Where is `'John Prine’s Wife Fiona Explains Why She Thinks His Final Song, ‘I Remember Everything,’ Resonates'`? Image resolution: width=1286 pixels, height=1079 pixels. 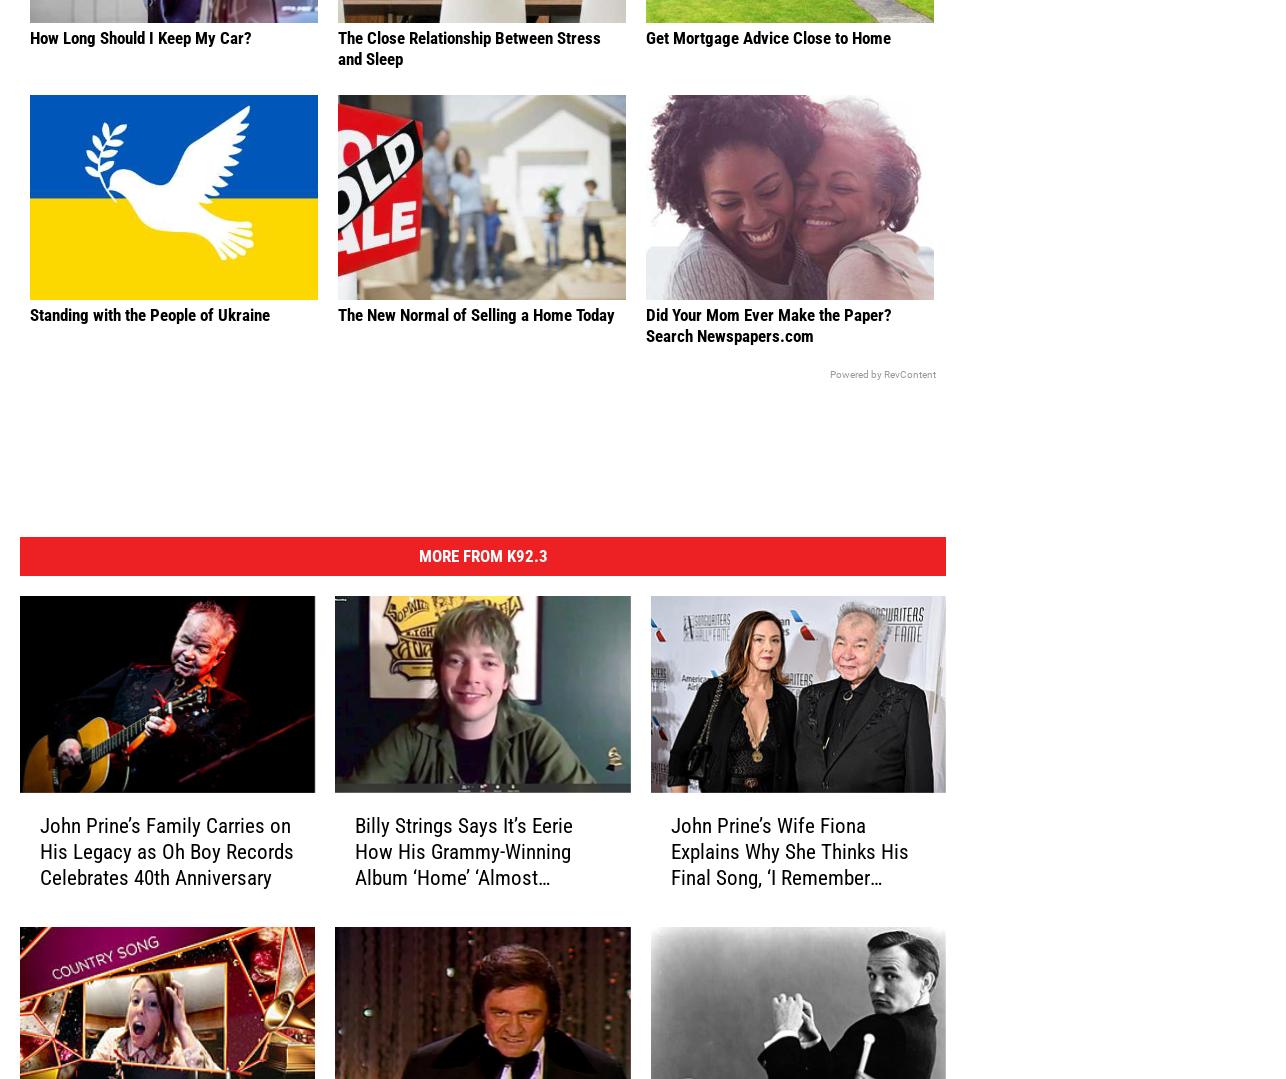
'John Prine’s Wife Fiona Explains Why She Thinks His Final Song, ‘I Remember Everything,’ Resonates' is located at coordinates (788, 895).